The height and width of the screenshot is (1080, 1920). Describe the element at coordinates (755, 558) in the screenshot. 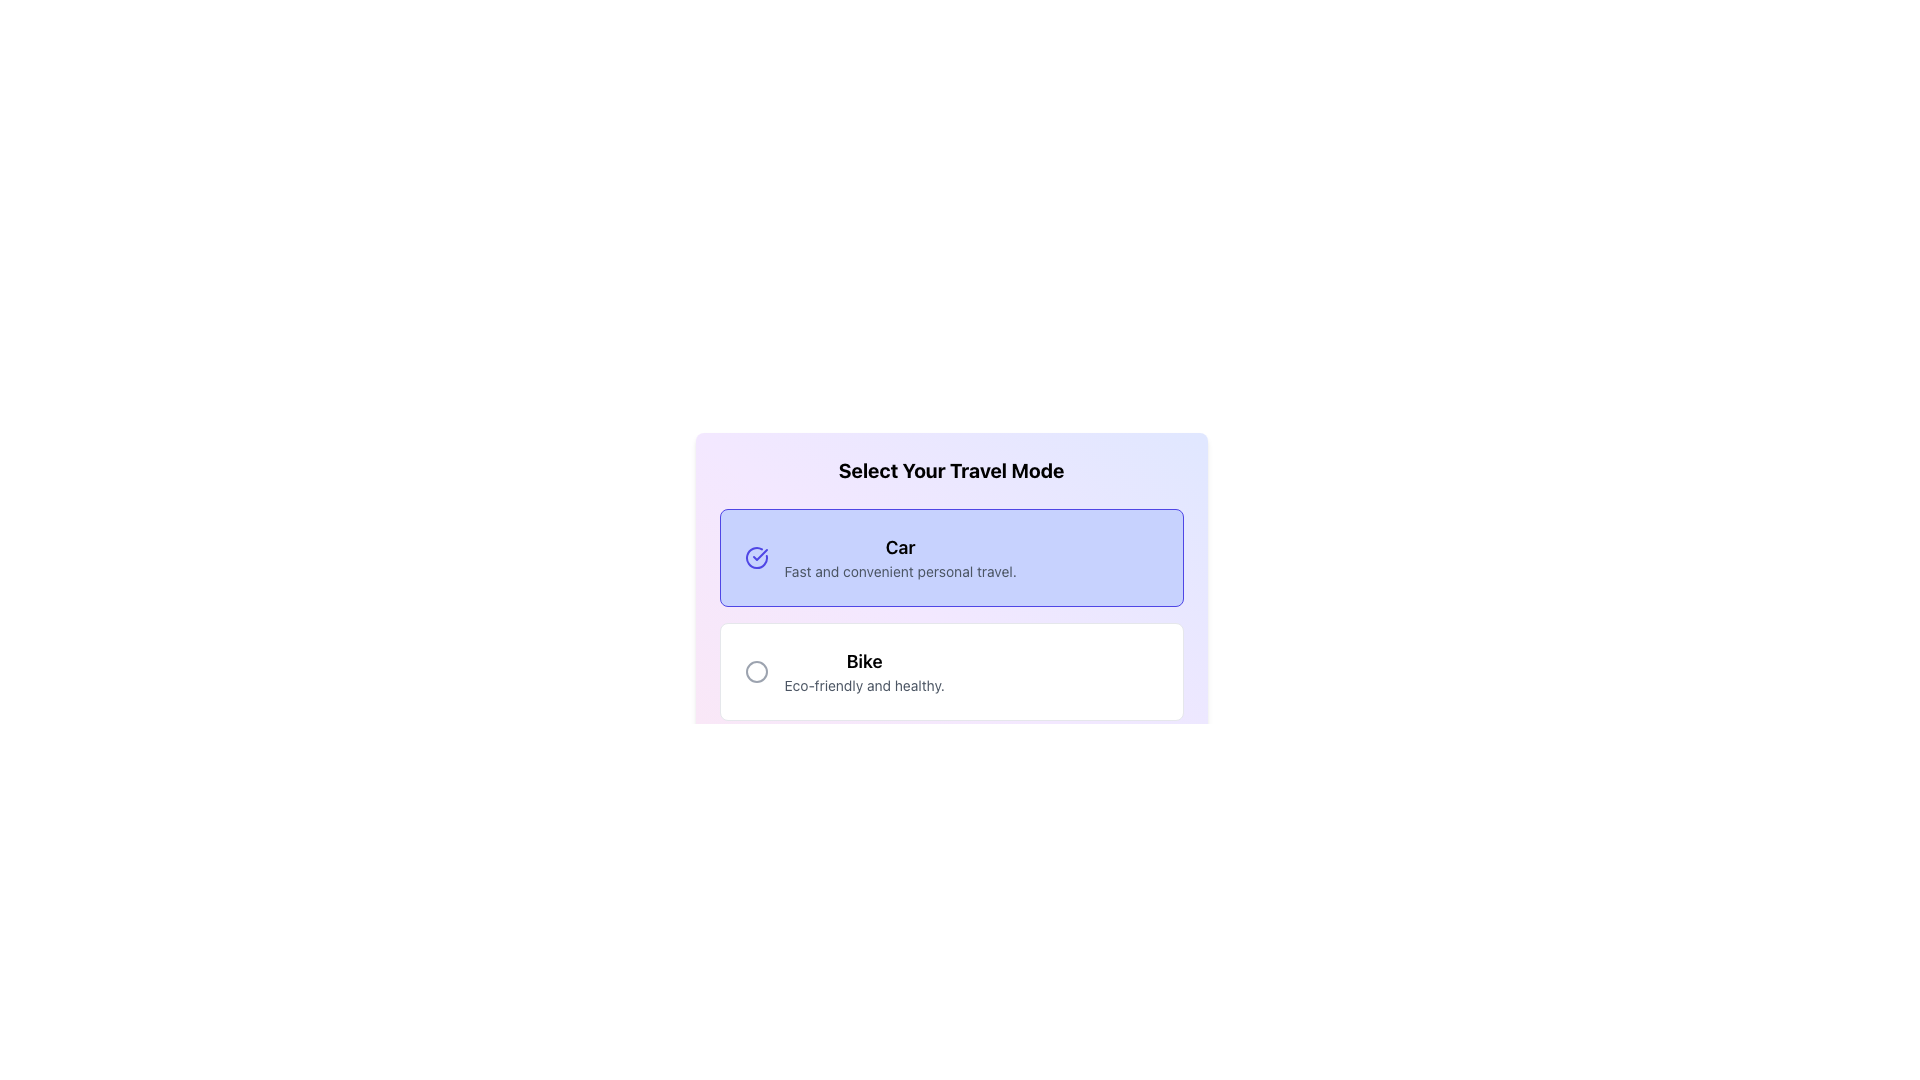

I see `the icon at the top-left of the 'Car Fast and convenient personal travel' card` at that location.